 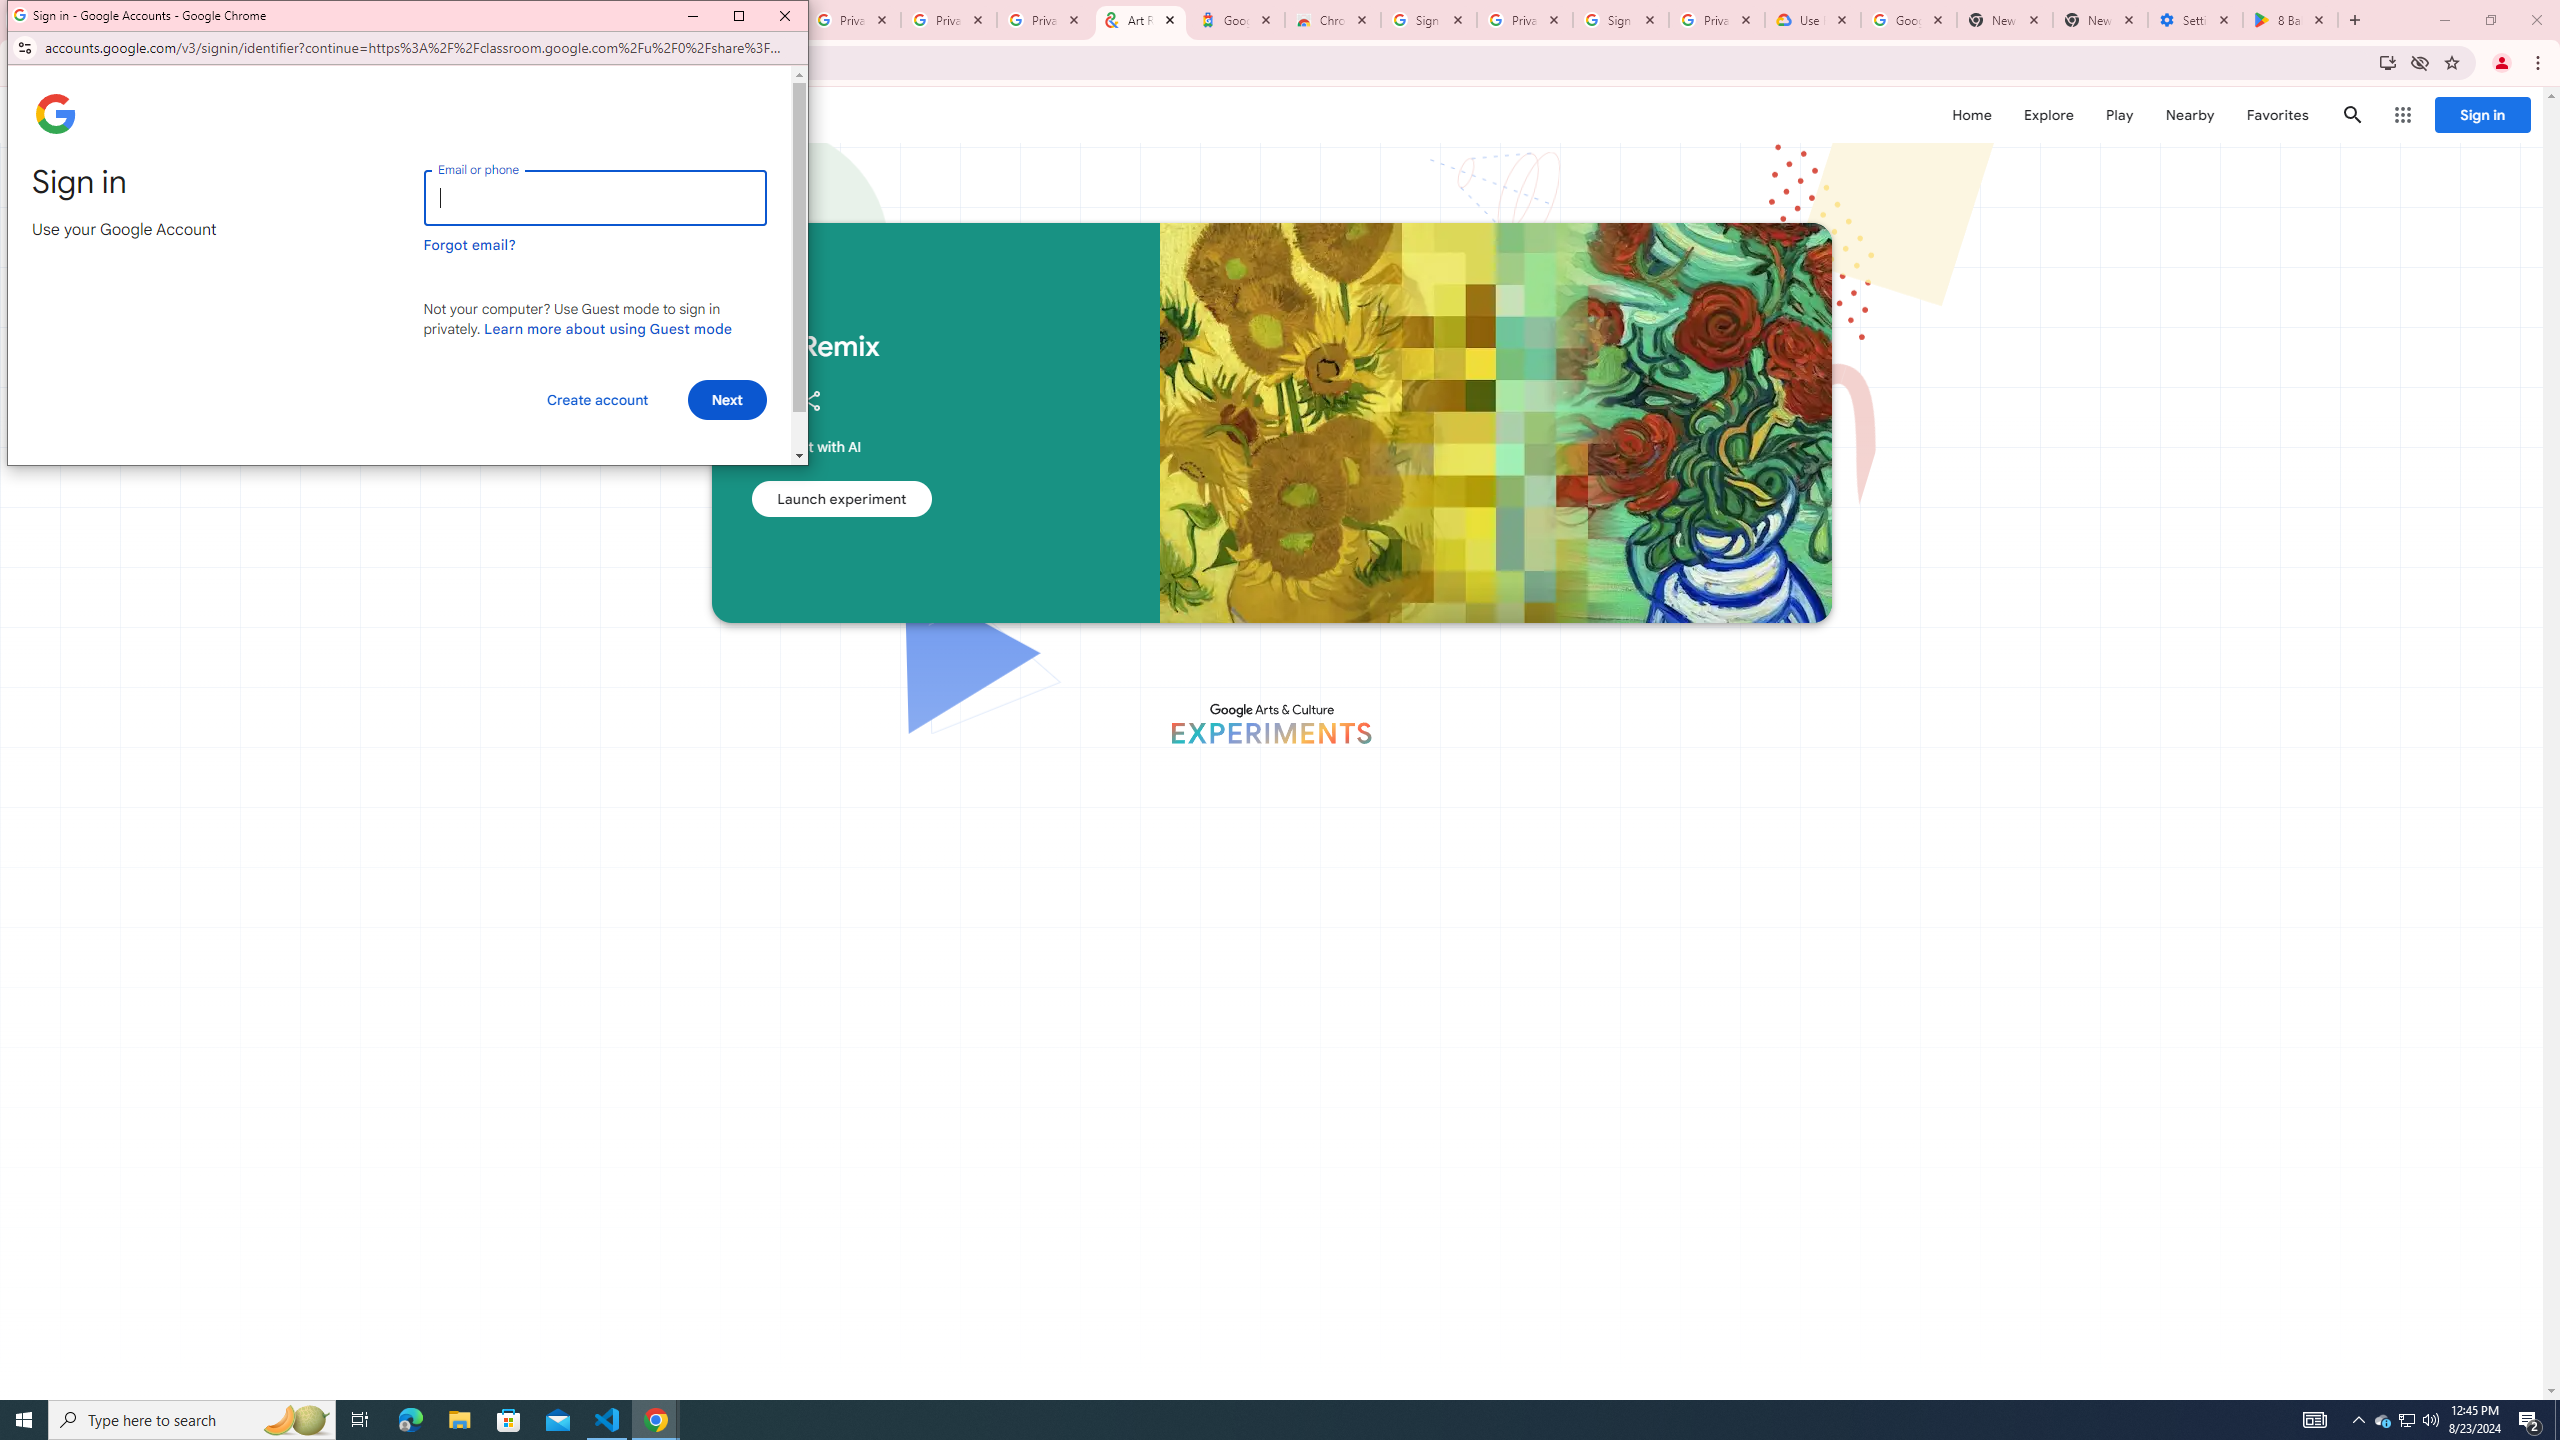 What do you see at coordinates (947, 19) in the screenshot?
I see `'Privacy Checkup'` at bounding box center [947, 19].